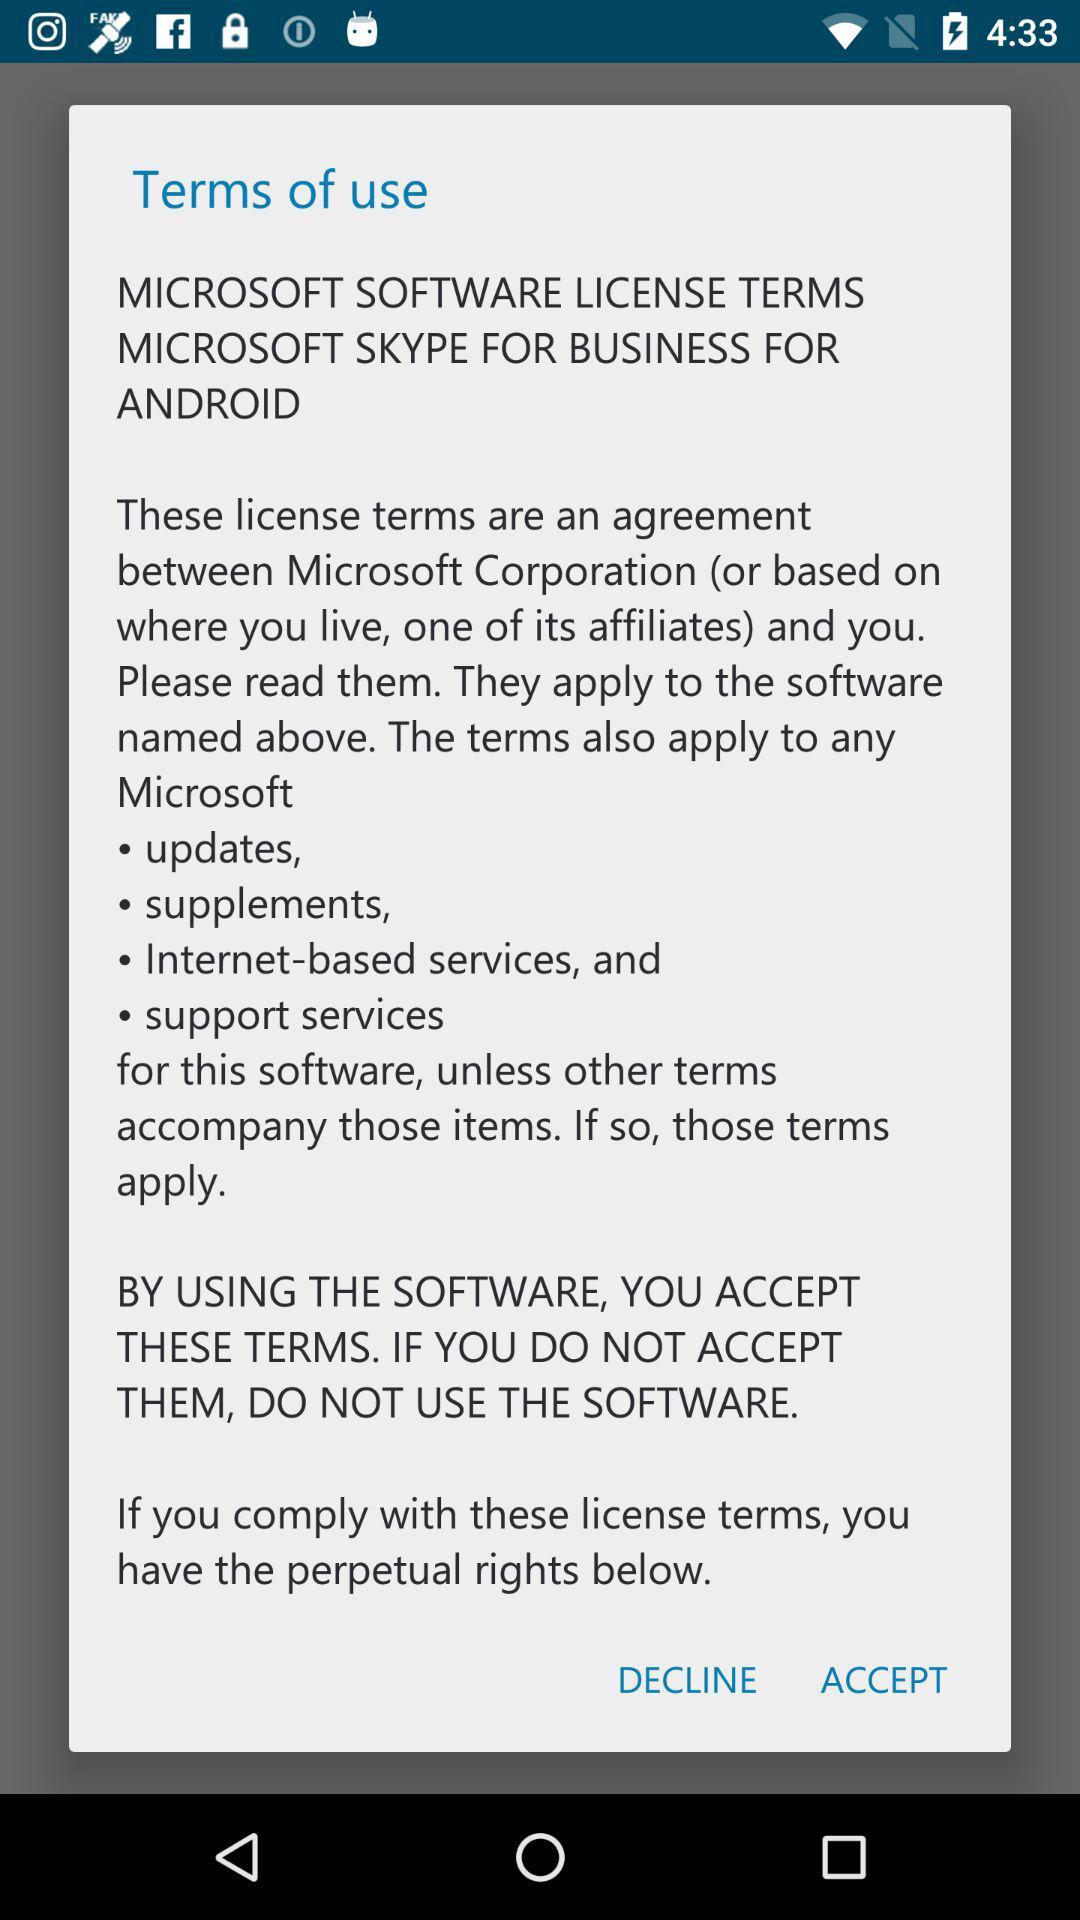 This screenshot has height=1920, width=1080. I want to click on the icon at the bottom right corner, so click(883, 1678).